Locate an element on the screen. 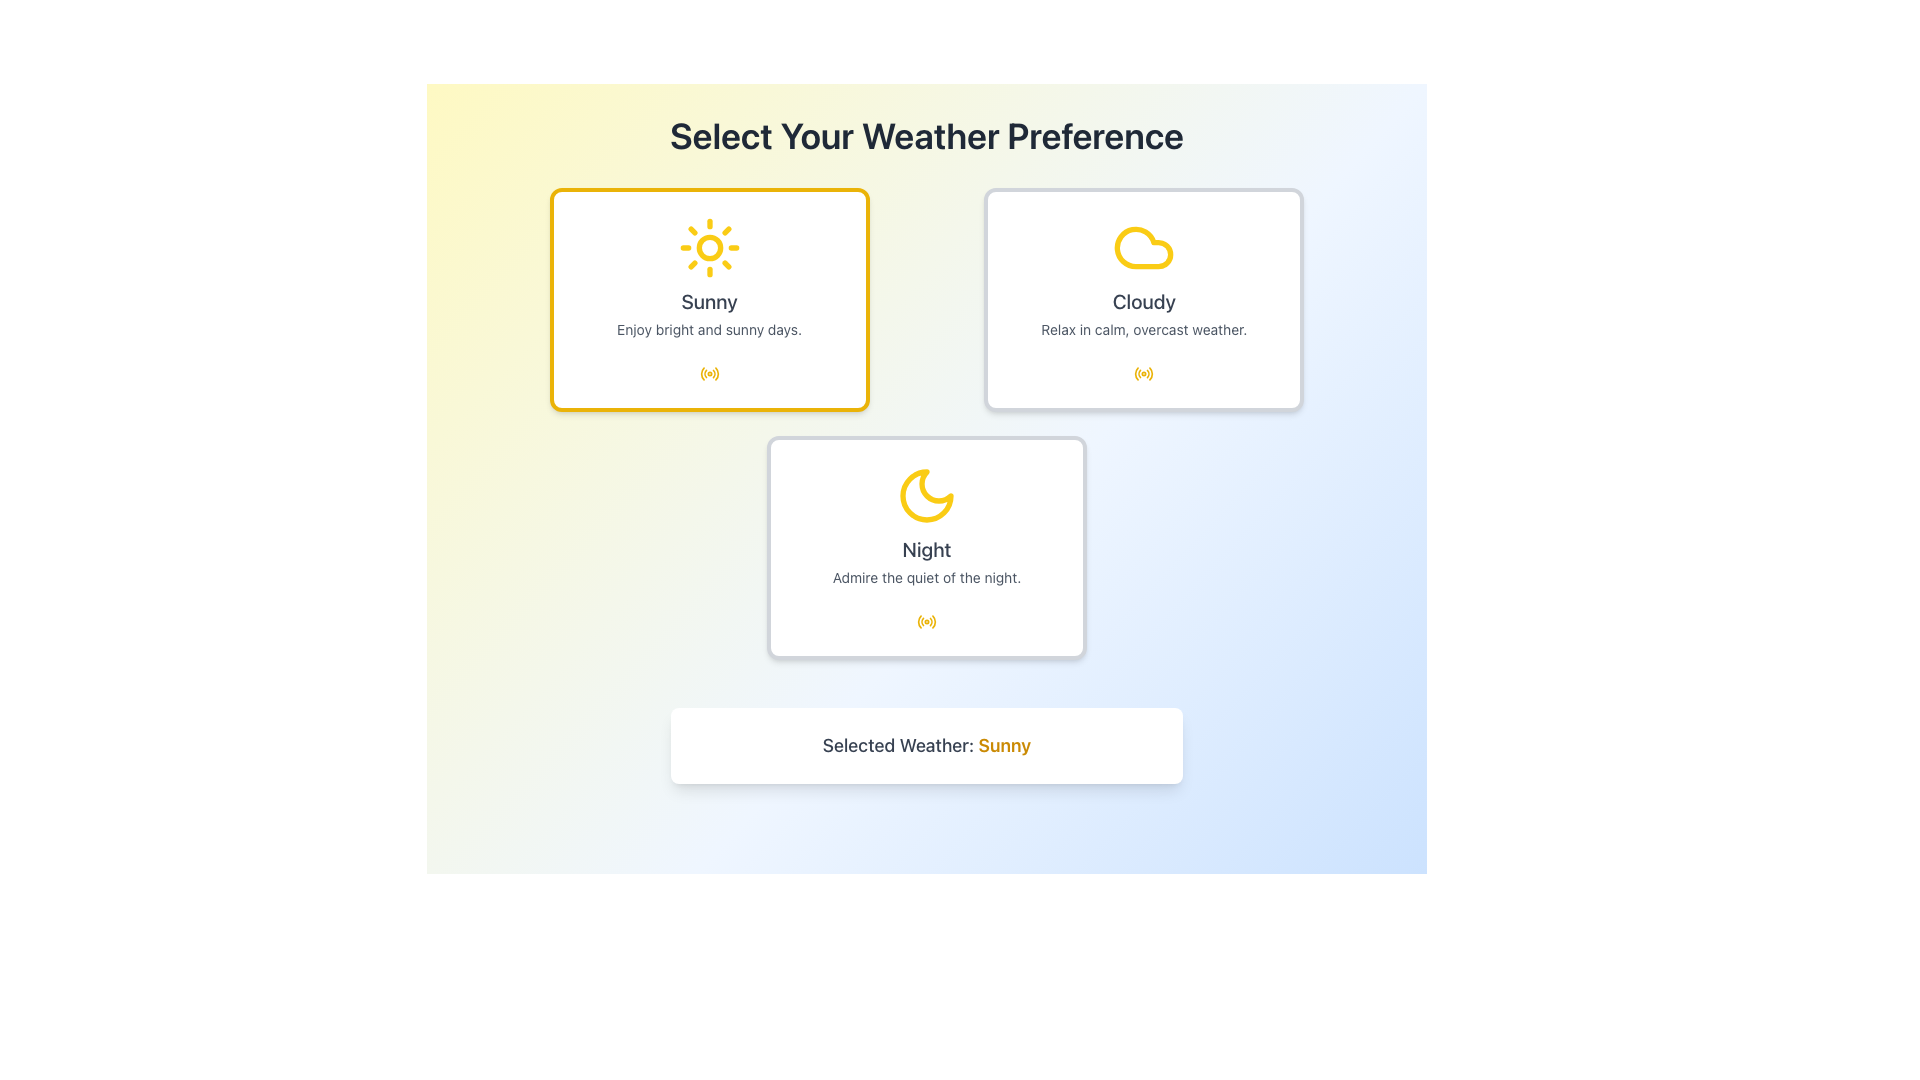 The height and width of the screenshot is (1080, 1920). the 'Cloudy' text heading element, which is displayed in a medium gray font and positioned centrally within the 'Cloudy' weather option card is located at coordinates (1144, 301).